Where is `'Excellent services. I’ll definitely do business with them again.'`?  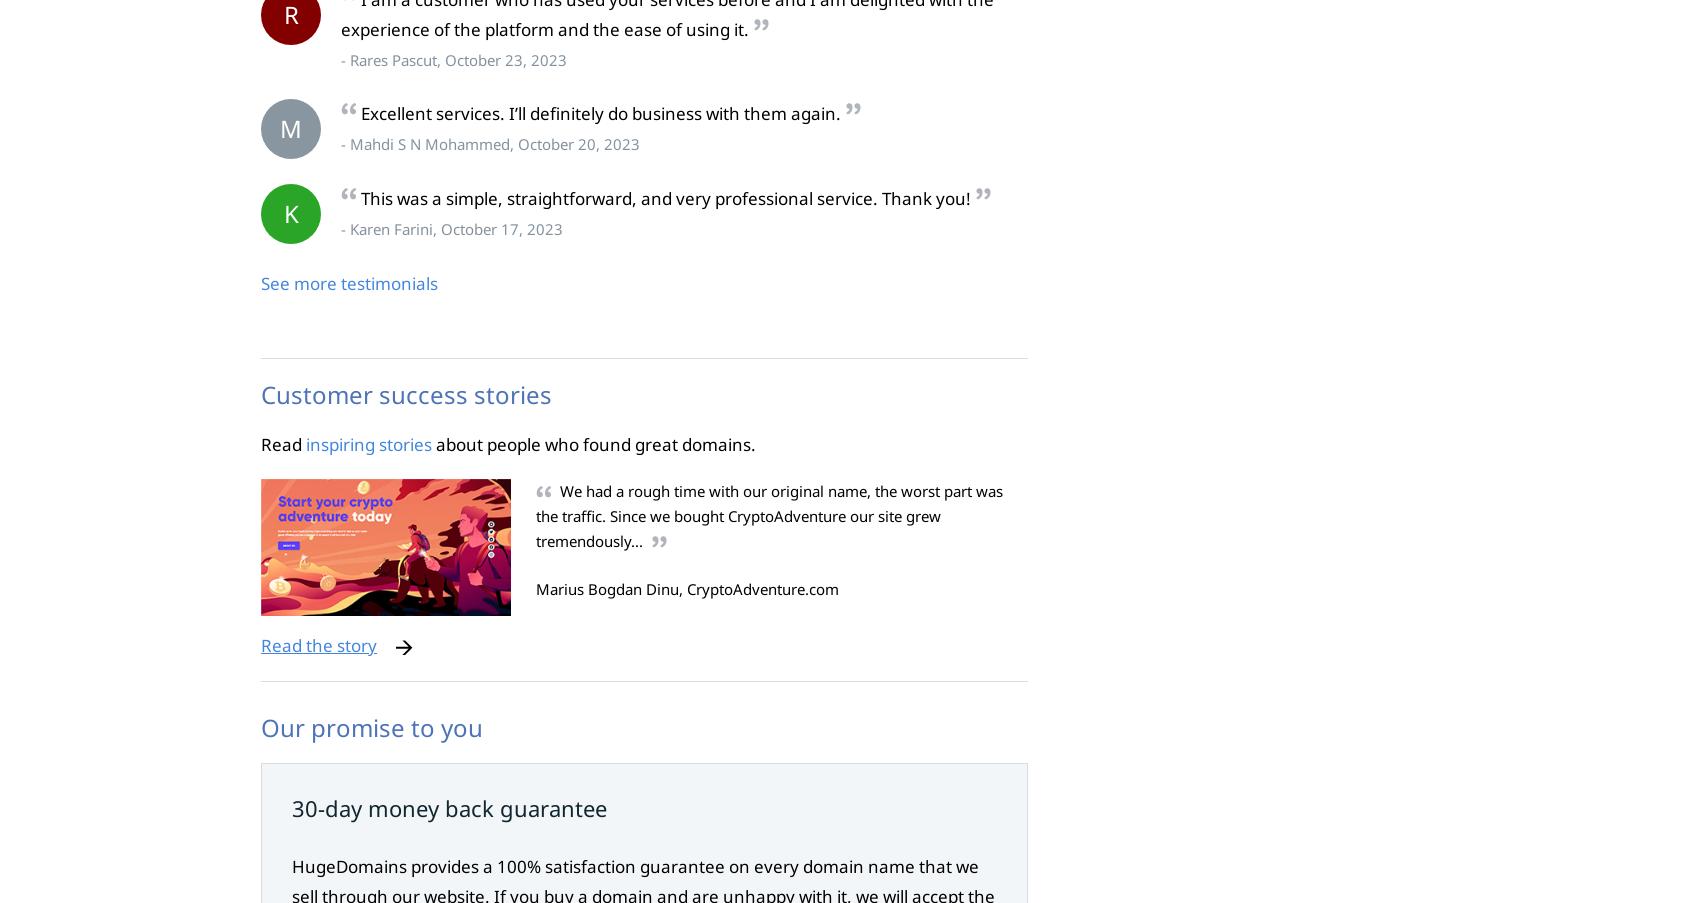 'Excellent services. I’ll definitely do business with them again.' is located at coordinates (361, 113).